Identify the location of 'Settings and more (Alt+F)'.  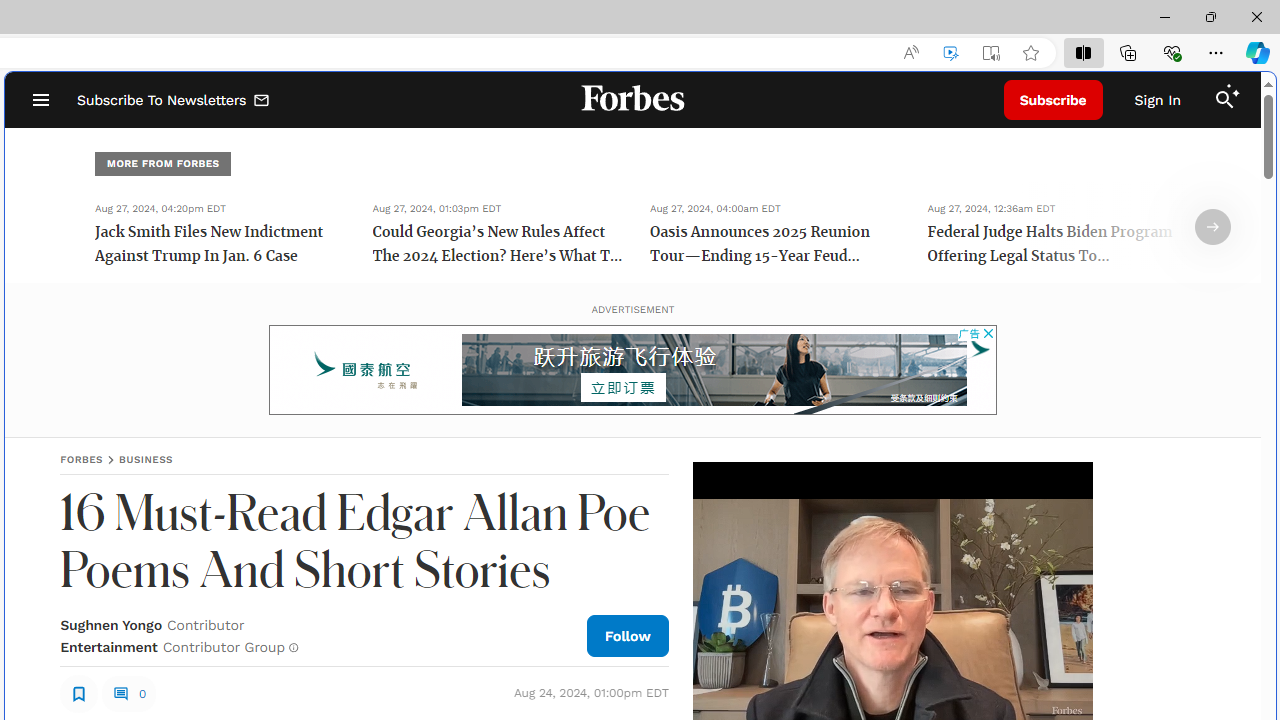
(1215, 51).